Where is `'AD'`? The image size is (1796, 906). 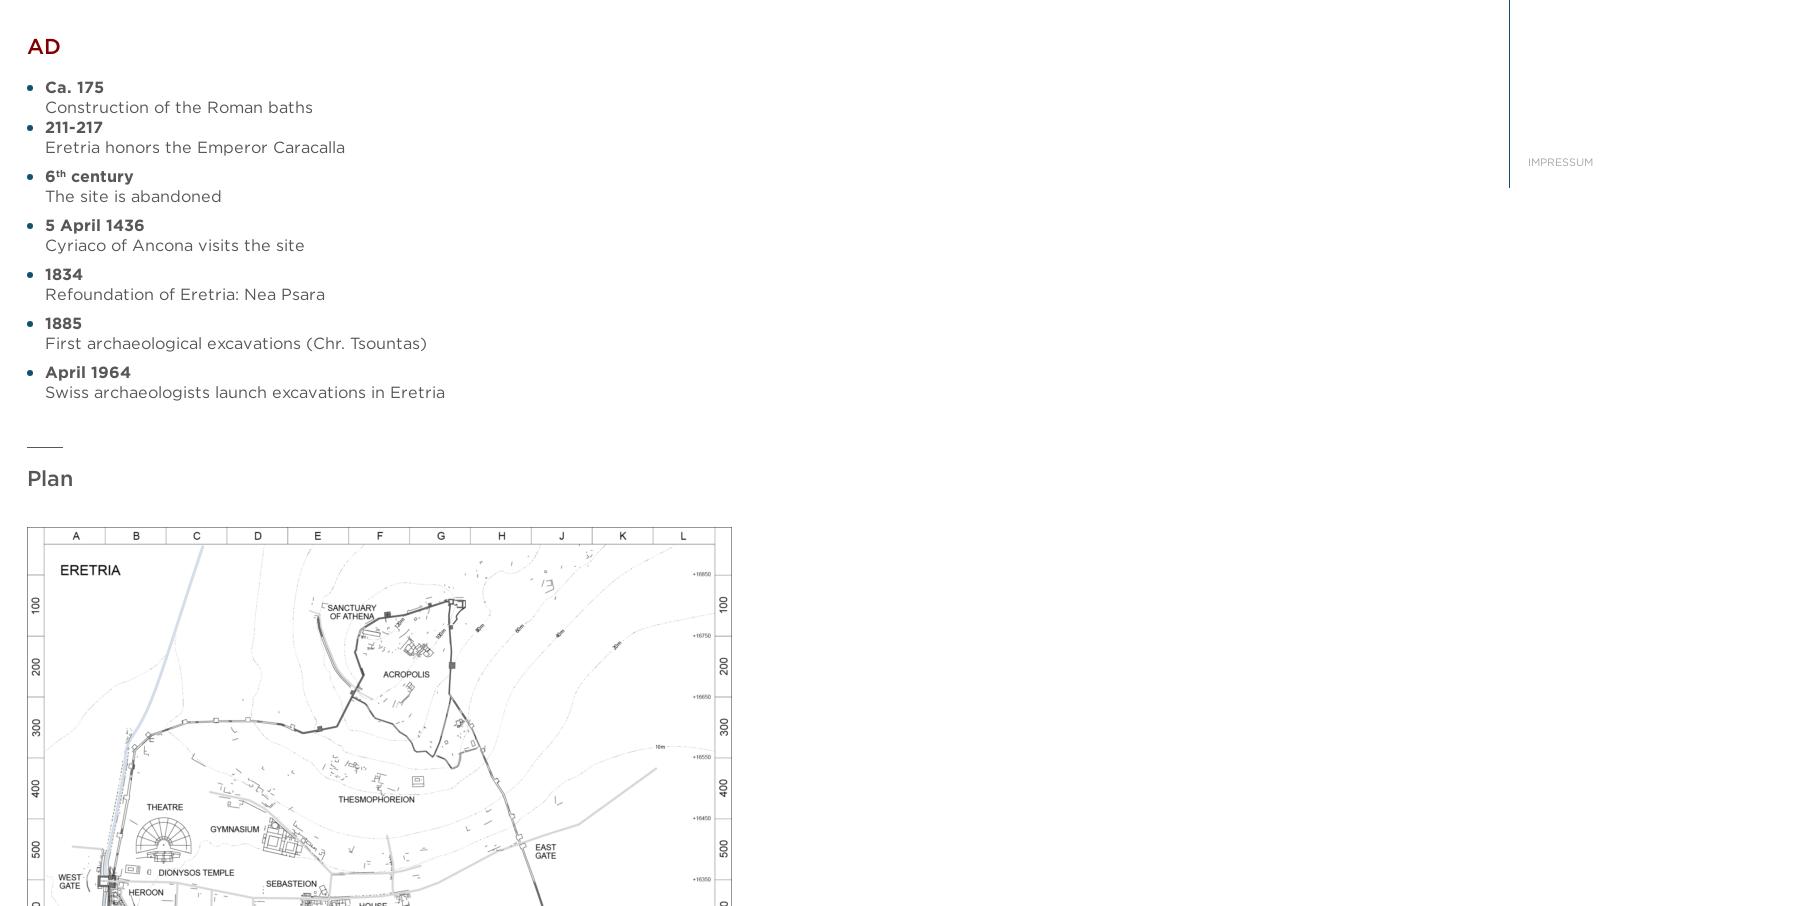
'AD' is located at coordinates (43, 46).